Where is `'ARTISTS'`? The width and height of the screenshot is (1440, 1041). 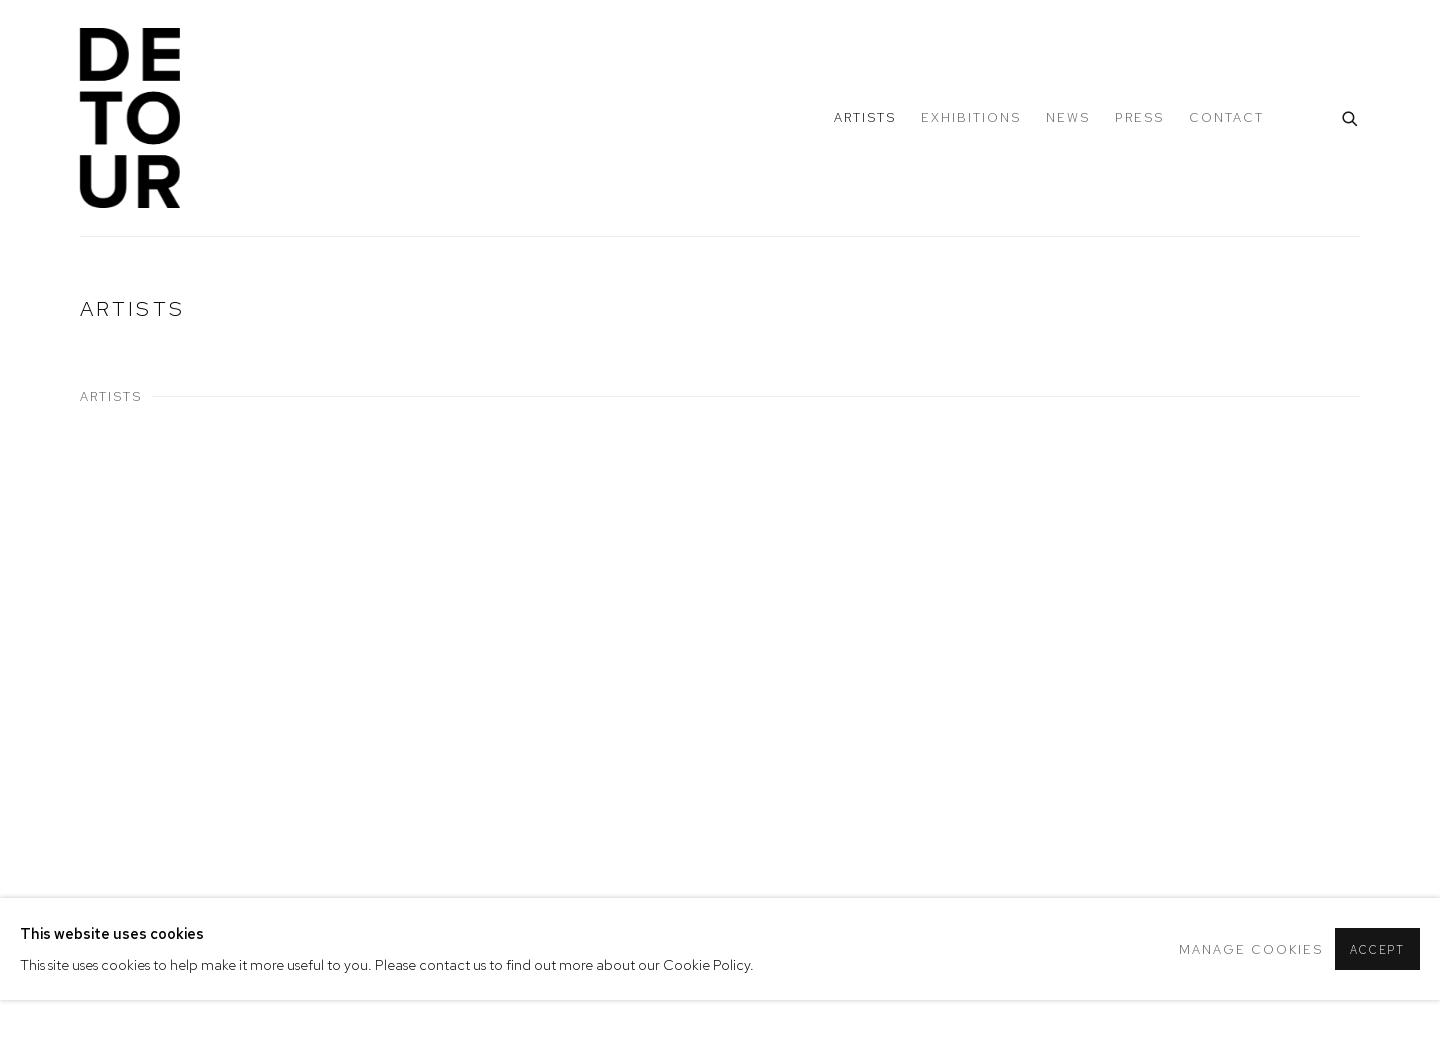
'ARTISTS' is located at coordinates (111, 395).